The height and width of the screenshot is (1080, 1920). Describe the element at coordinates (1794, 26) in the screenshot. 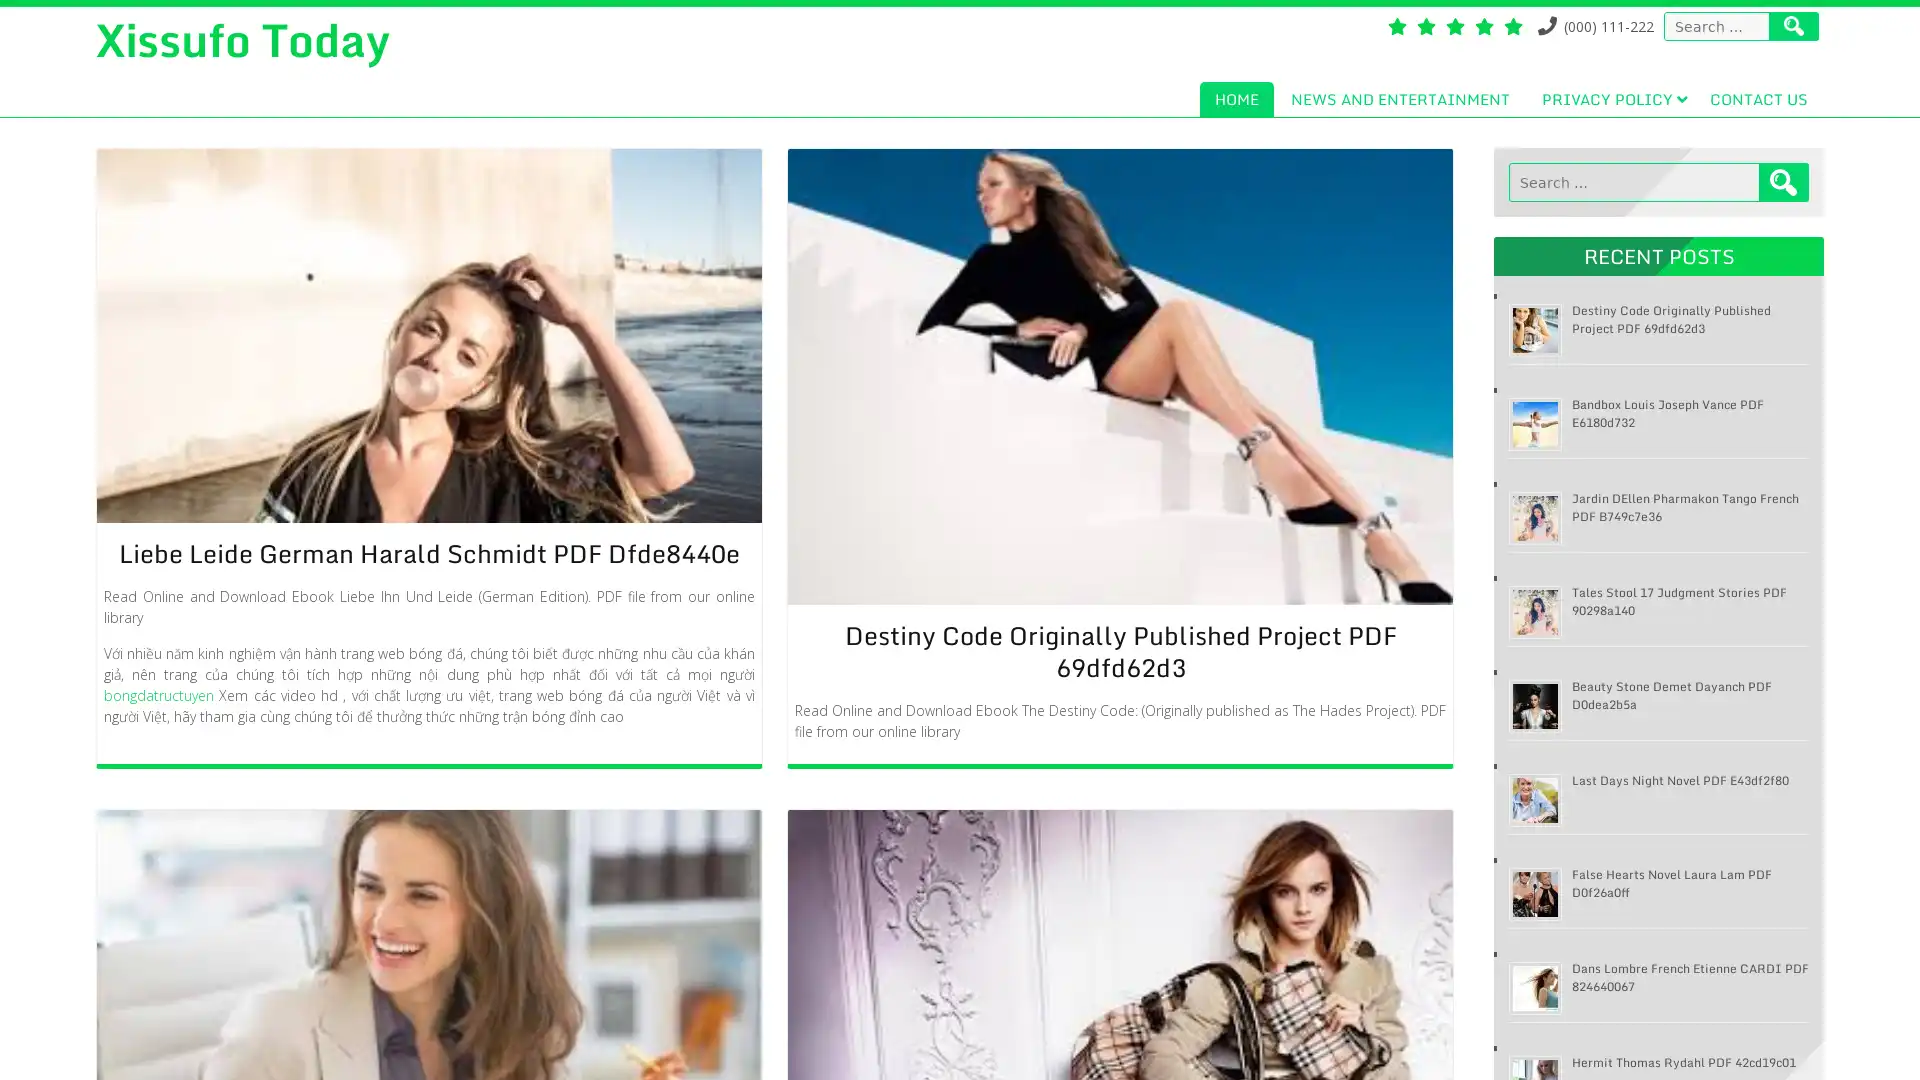

I see `Search` at that location.